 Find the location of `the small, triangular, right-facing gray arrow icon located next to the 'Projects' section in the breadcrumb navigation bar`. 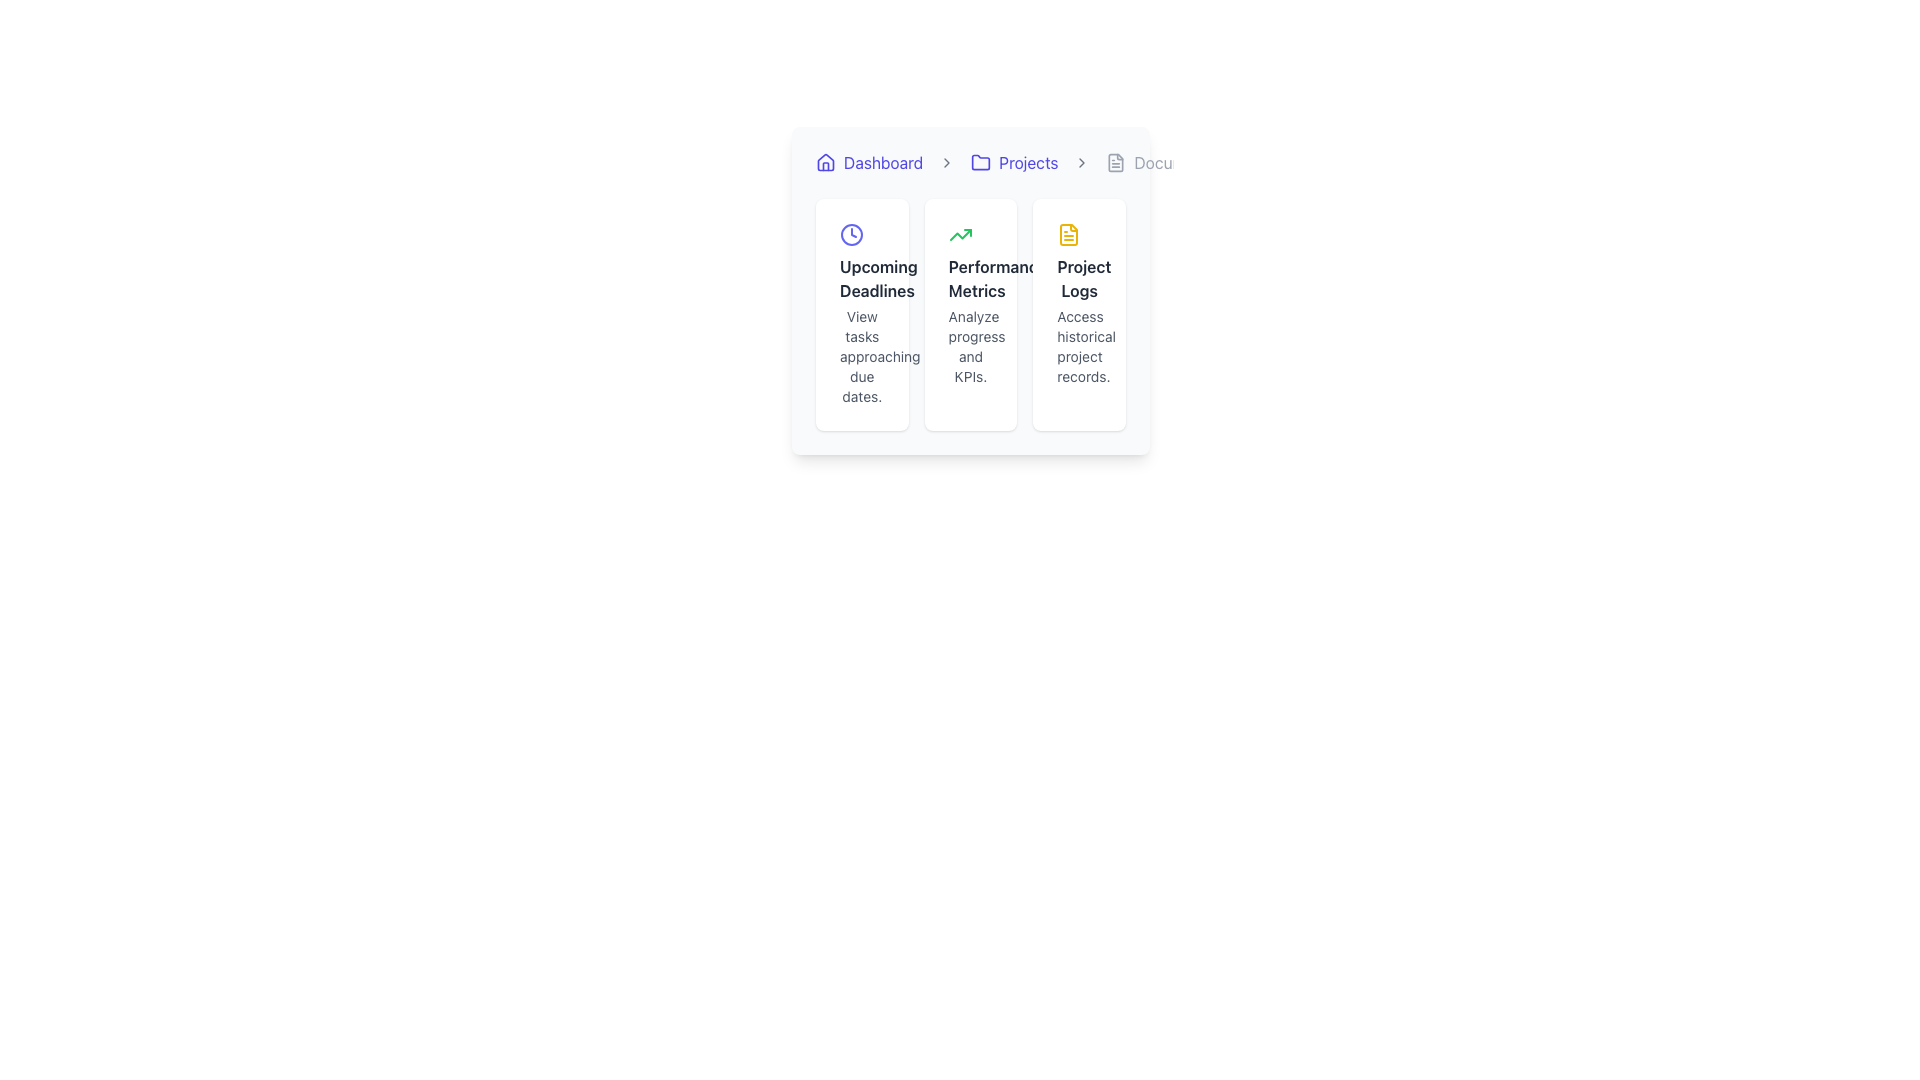

the small, triangular, right-facing gray arrow icon located next to the 'Projects' section in the breadcrumb navigation bar is located at coordinates (1081, 161).